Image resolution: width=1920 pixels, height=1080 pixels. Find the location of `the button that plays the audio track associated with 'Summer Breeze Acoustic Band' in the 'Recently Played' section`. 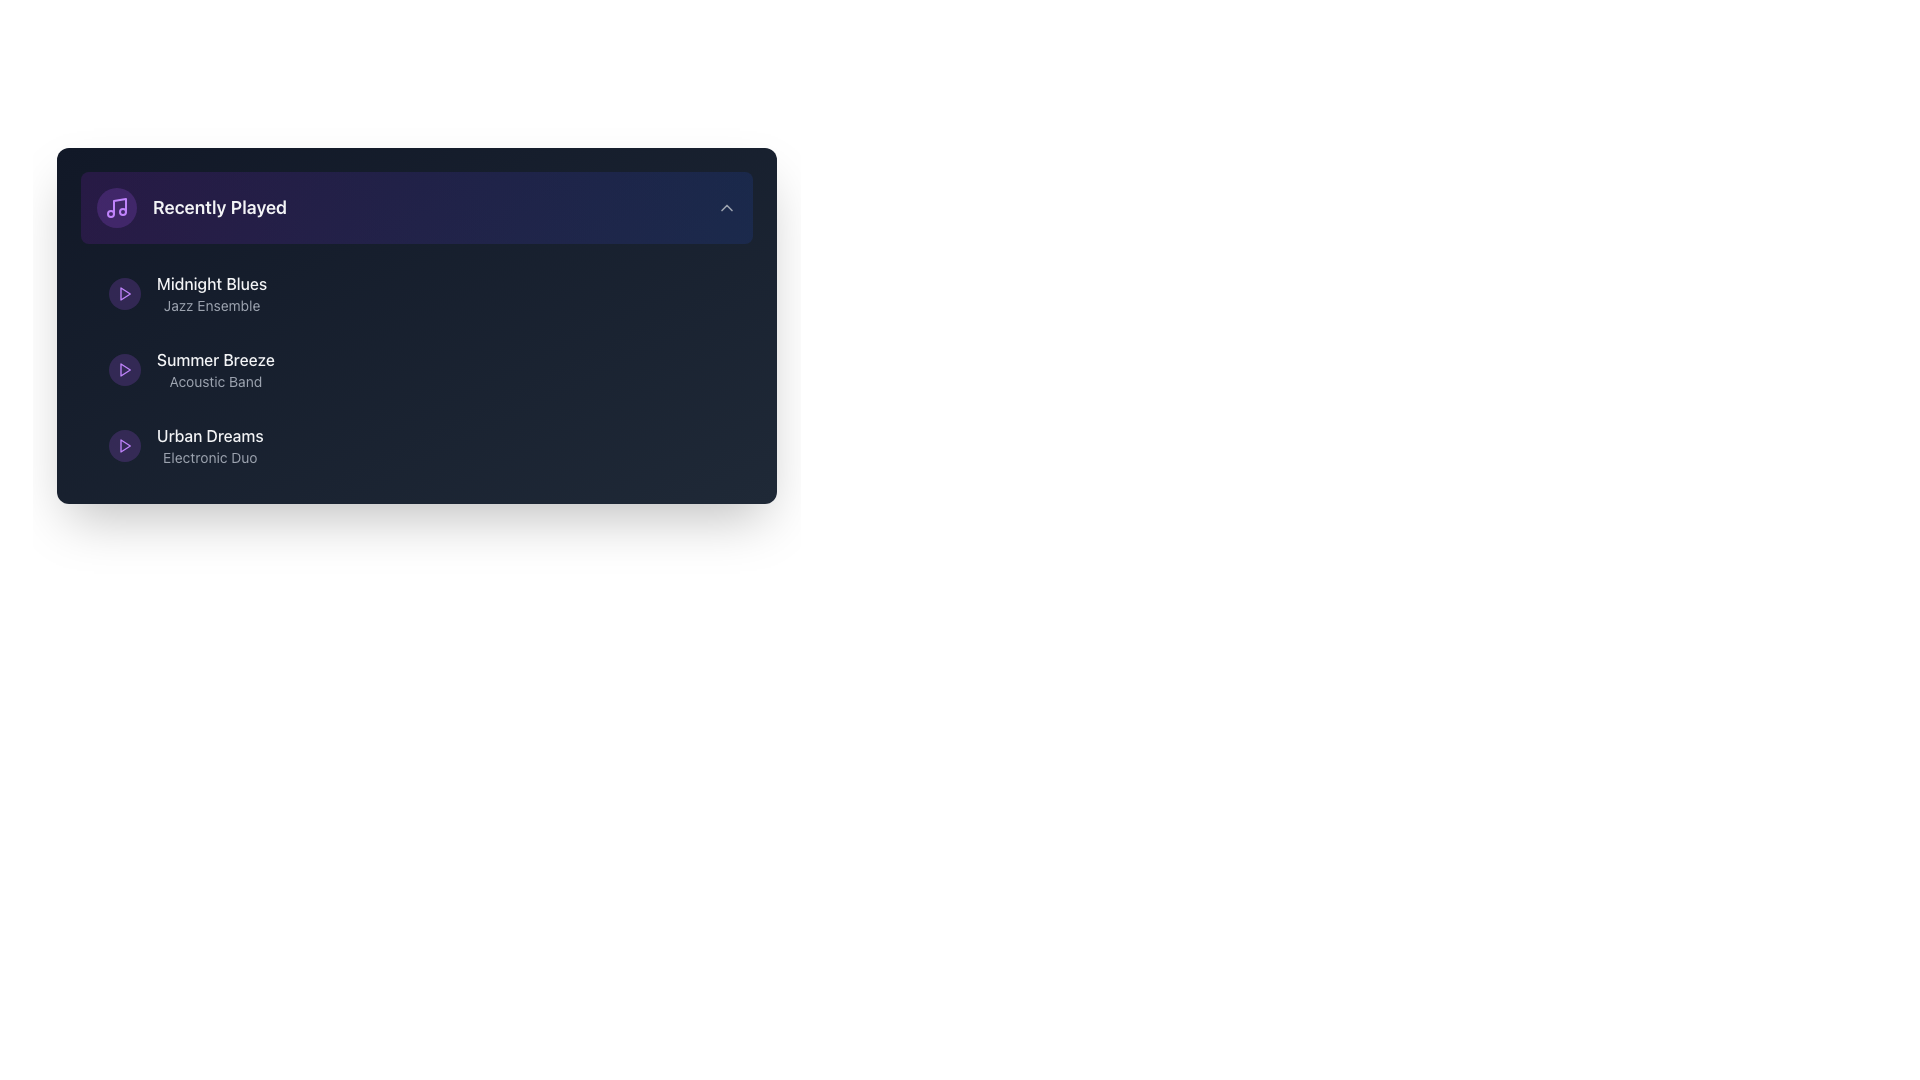

the button that plays the audio track associated with 'Summer Breeze Acoustic Band' in the 'Recently Played' section is located at coordinates (123, 370).